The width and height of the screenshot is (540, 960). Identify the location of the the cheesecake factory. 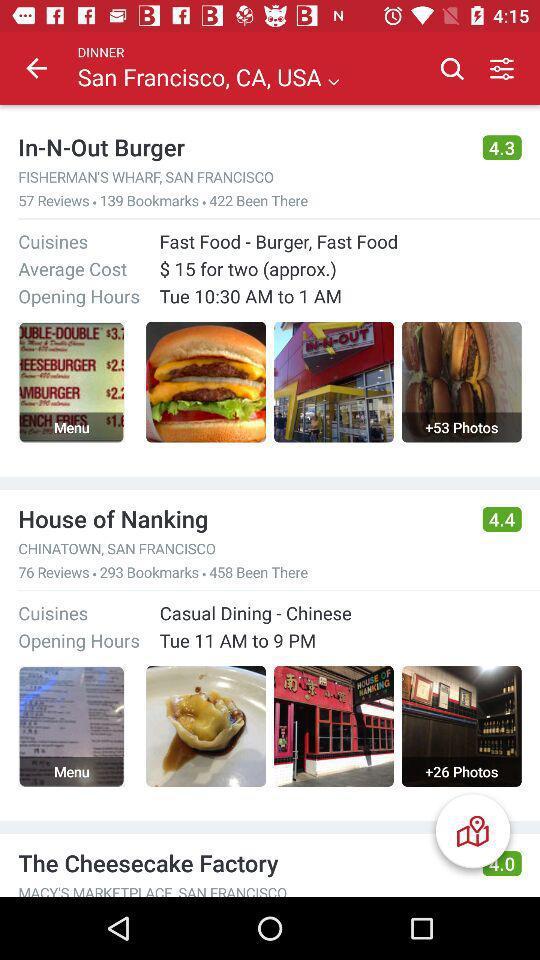
(241, 862).